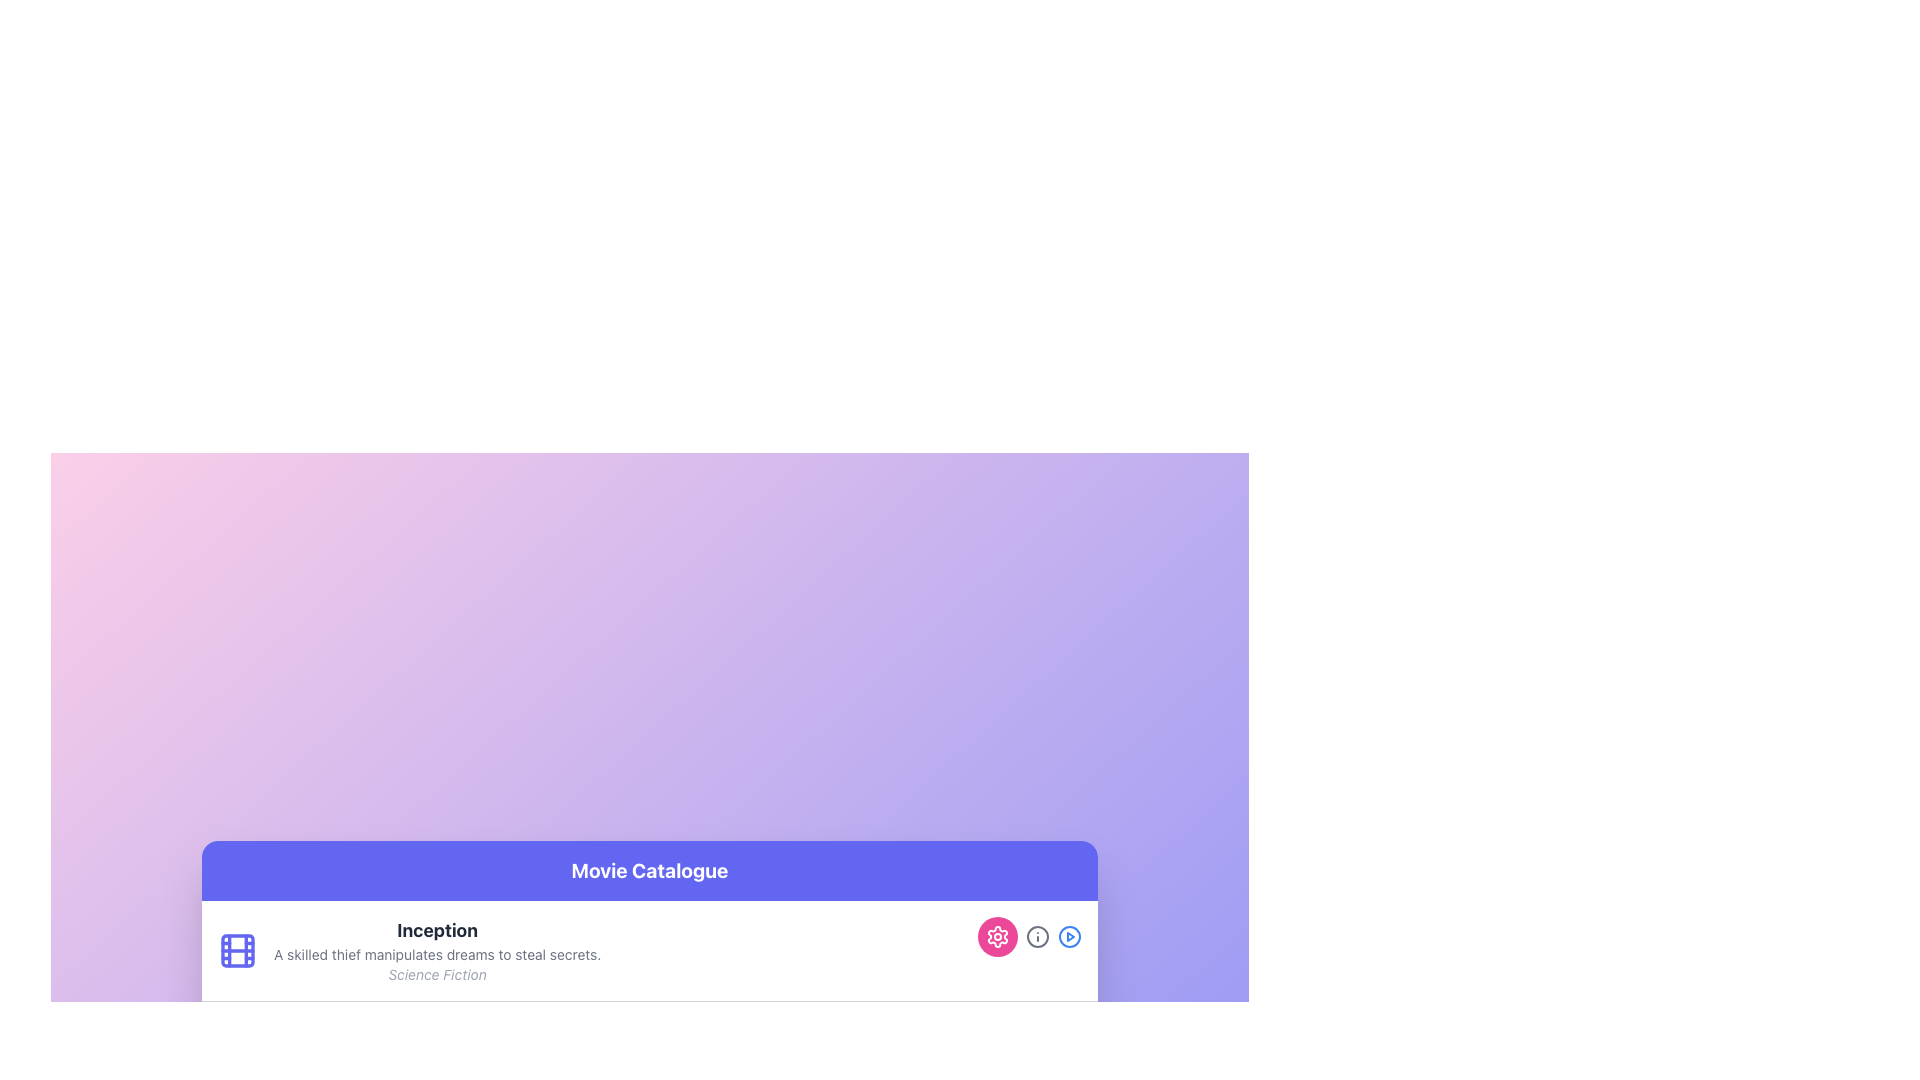  I want to click on text from the main textual content block located beneath the 'Movie Catalogue' header, aligned to the right of the film icon, so click(436, 949).